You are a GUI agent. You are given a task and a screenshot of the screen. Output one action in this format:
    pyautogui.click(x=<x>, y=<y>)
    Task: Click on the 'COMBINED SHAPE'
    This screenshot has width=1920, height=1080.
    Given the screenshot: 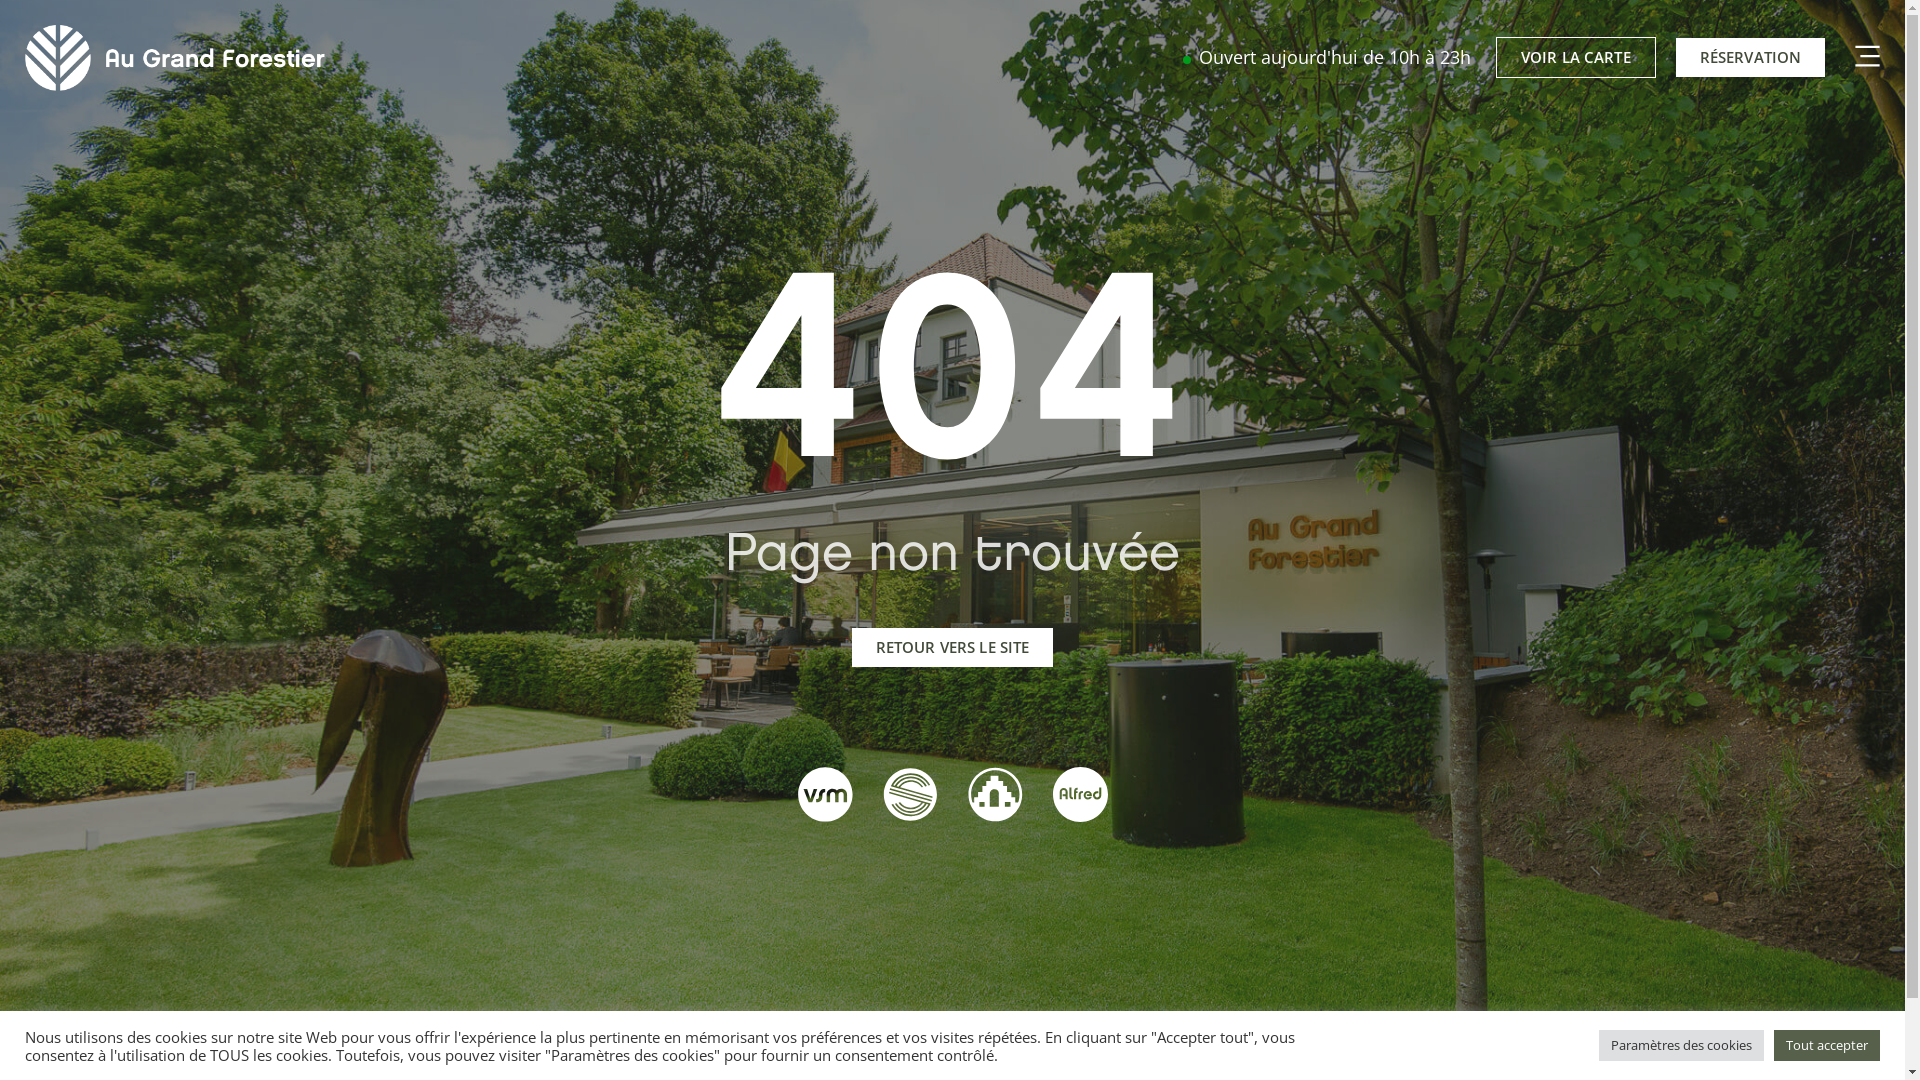 What is the action you would take?
    pyautogui.click(x=1843, y=56)
    